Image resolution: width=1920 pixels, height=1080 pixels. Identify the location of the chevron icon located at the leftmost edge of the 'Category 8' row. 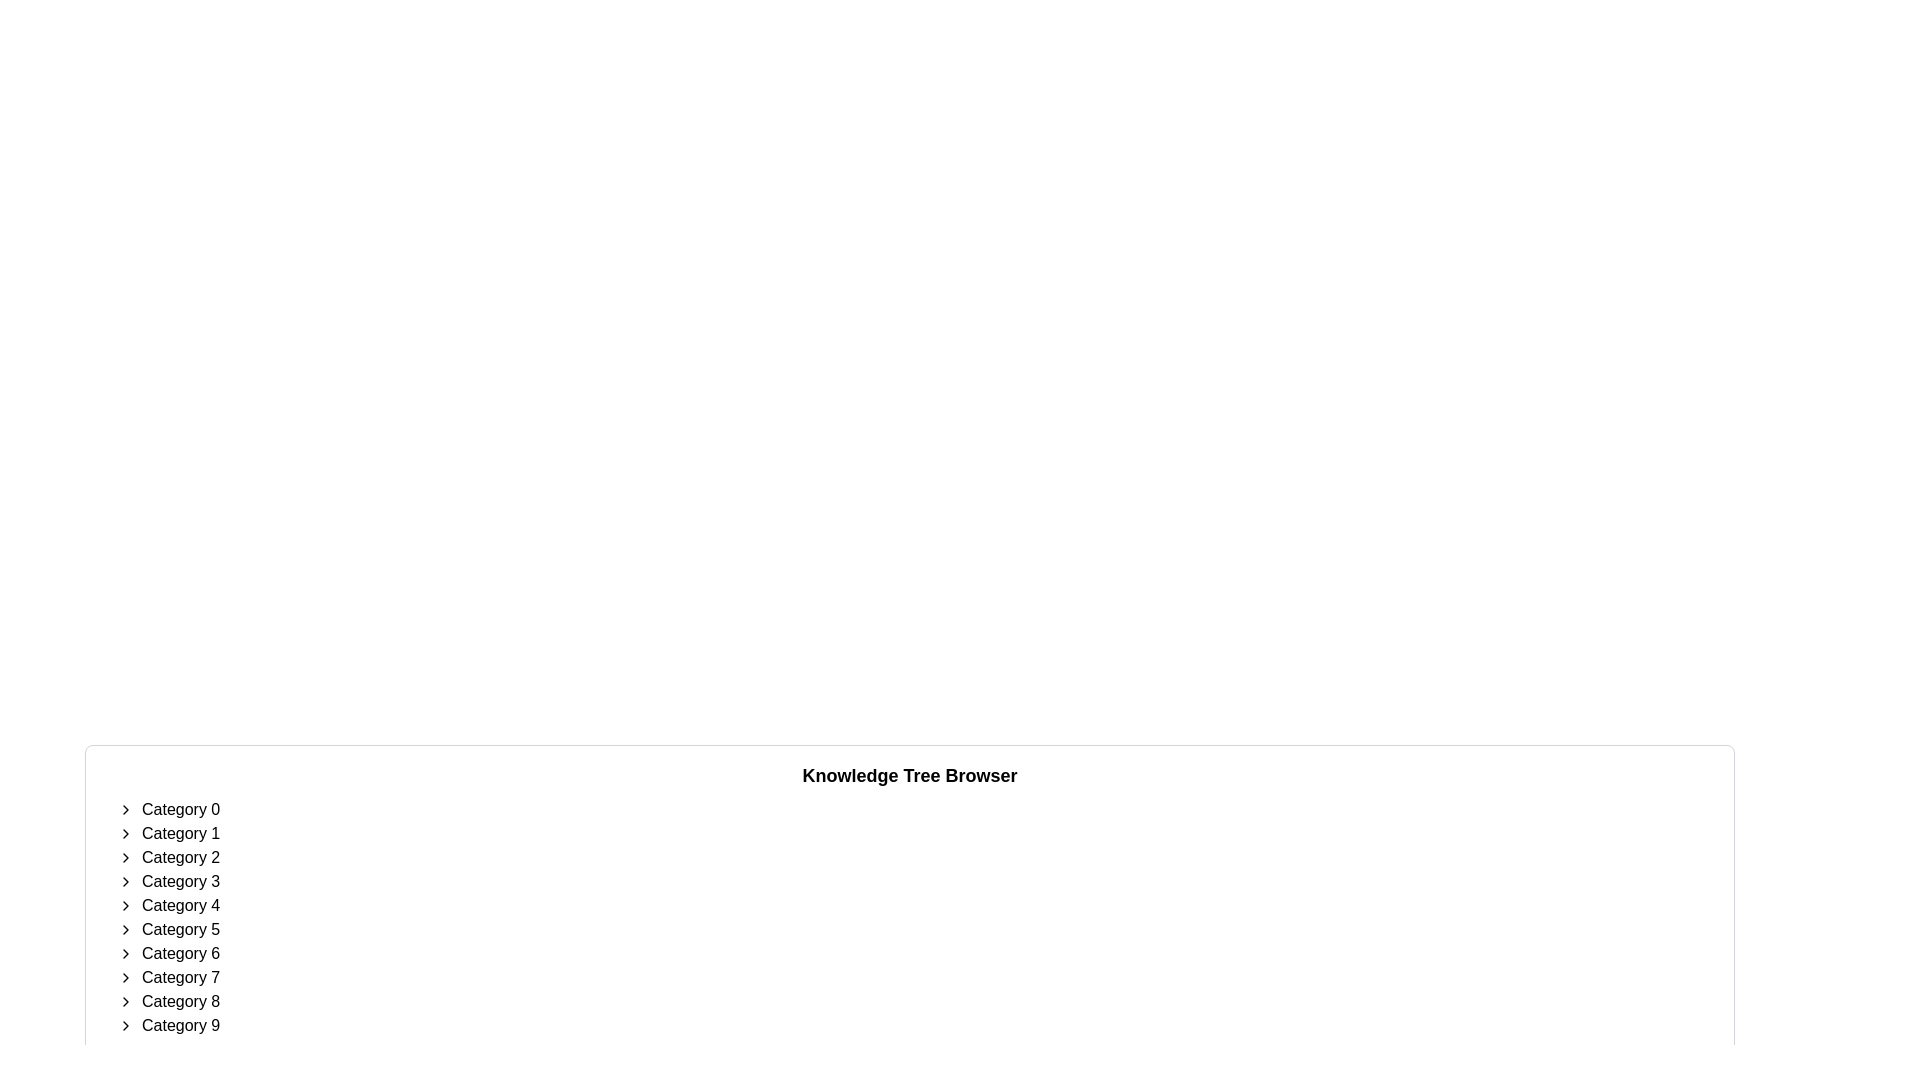
(124, 1002).